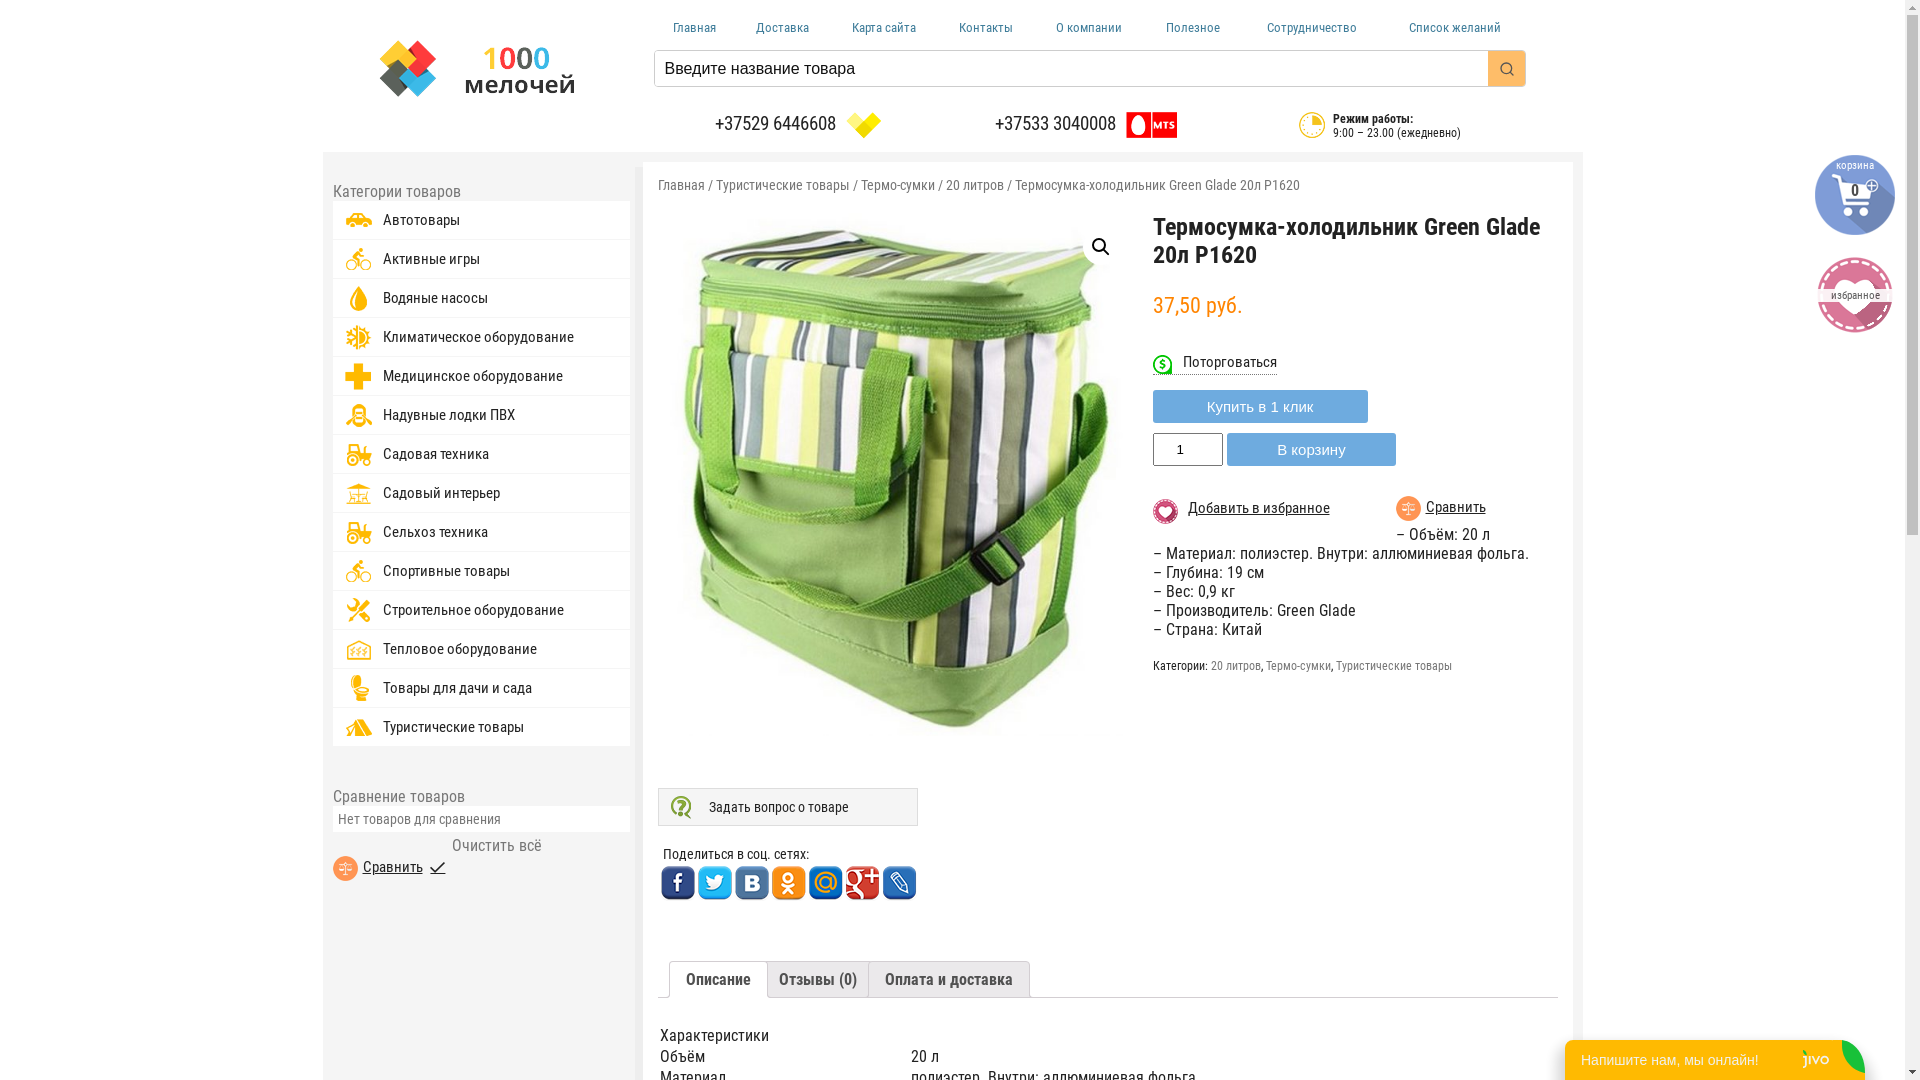  Describe the element at coordinates (677, 882) in the screenshot. I see `'Facebook'` at that location.